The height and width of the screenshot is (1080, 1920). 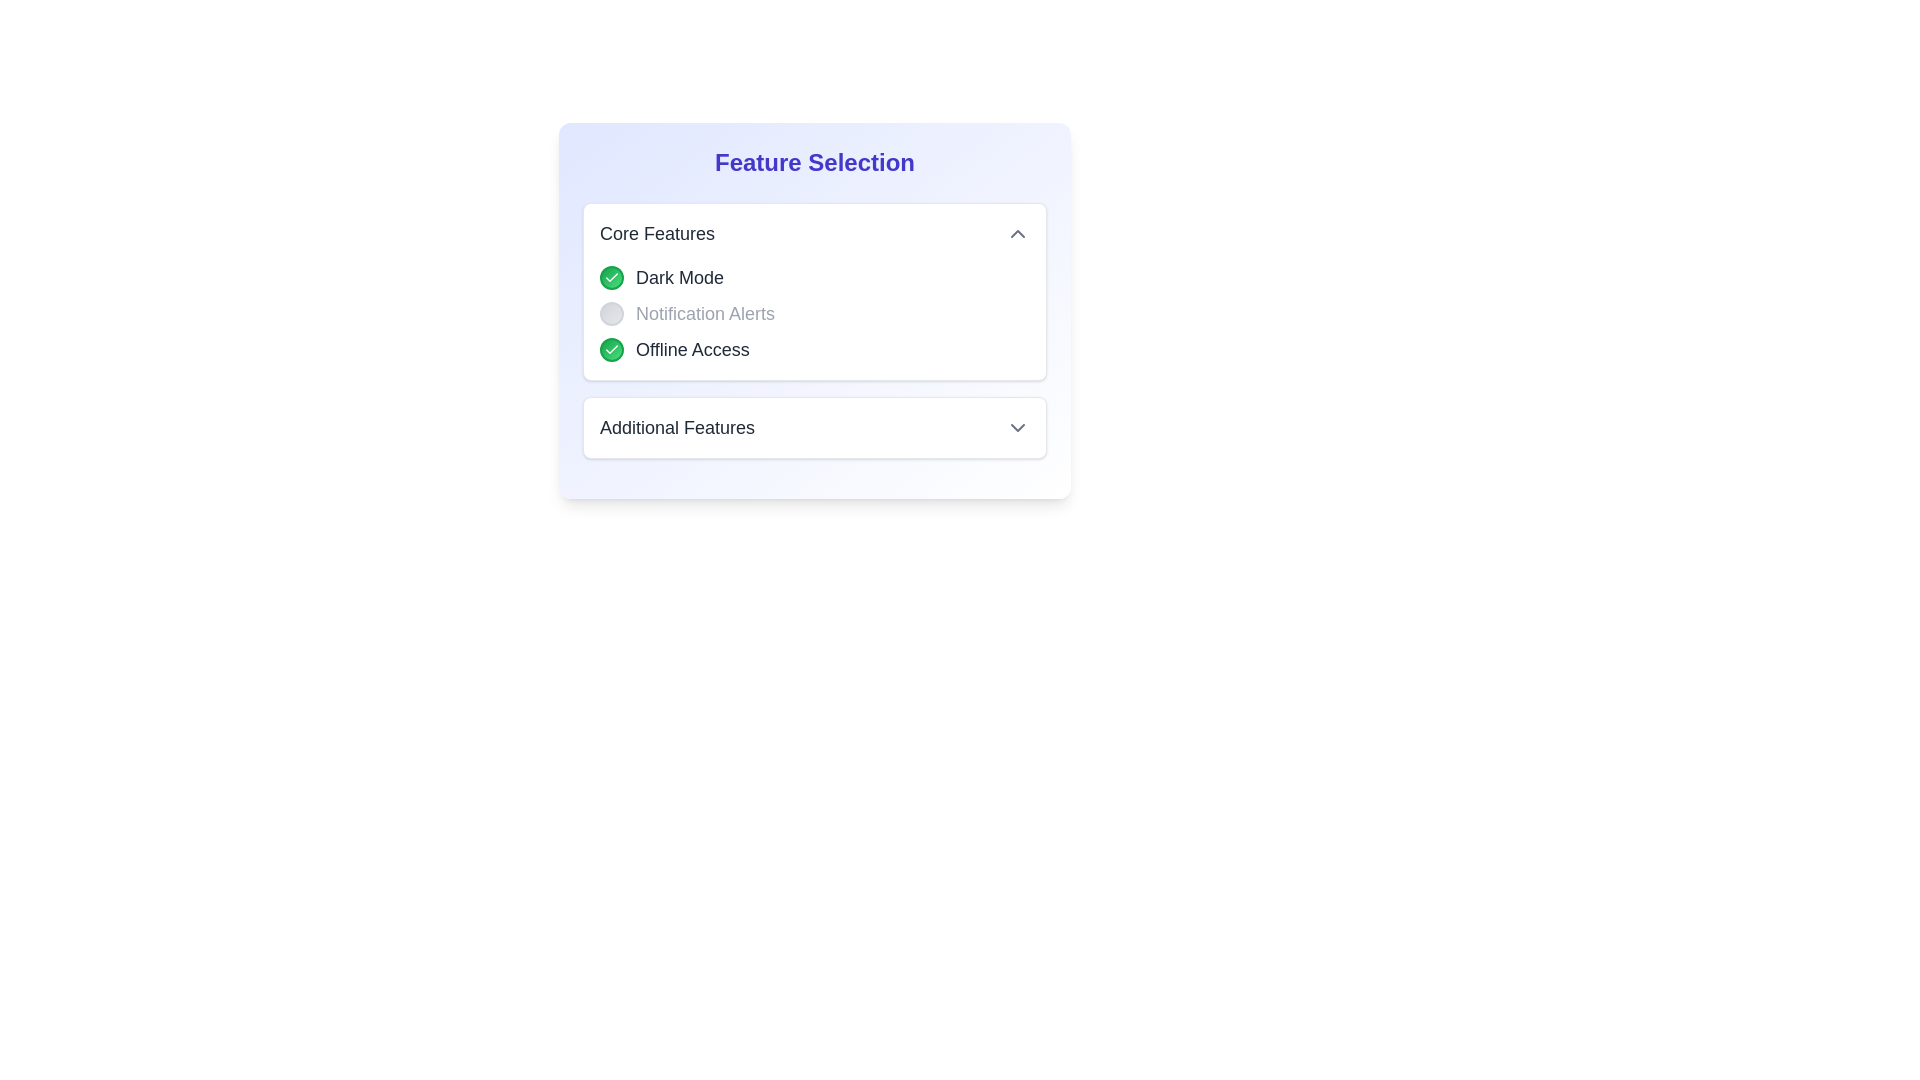 What do you see at coordinates (610, 349) in the screenshot?
I see `the check mark icon with a rounded appearance and green background next to 'Offline Access' in the 'Core Features' list` at bounding box center [610, 349].